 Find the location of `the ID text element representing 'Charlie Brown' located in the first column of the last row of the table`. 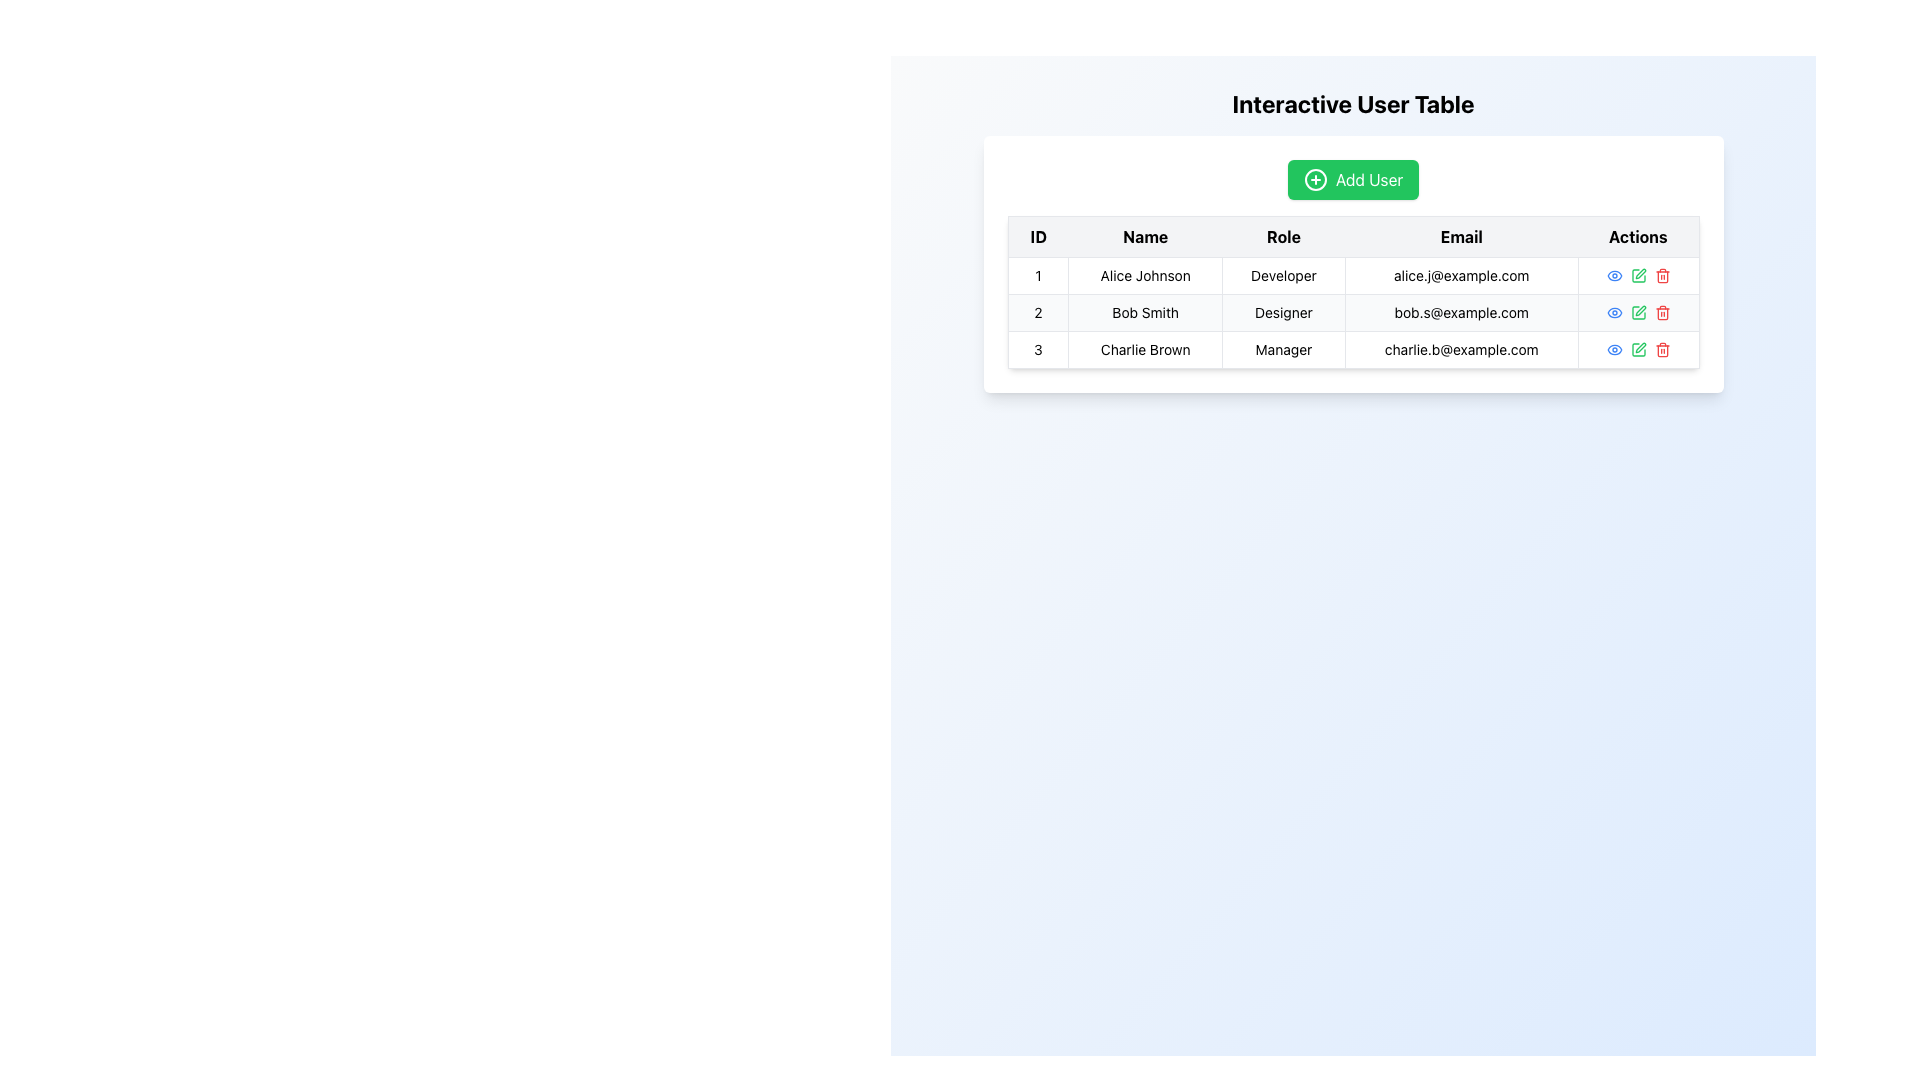

the ID text element representing 'Charlie Brown' located in the first column of the last row of the table is located at coordinates (1038, 349).